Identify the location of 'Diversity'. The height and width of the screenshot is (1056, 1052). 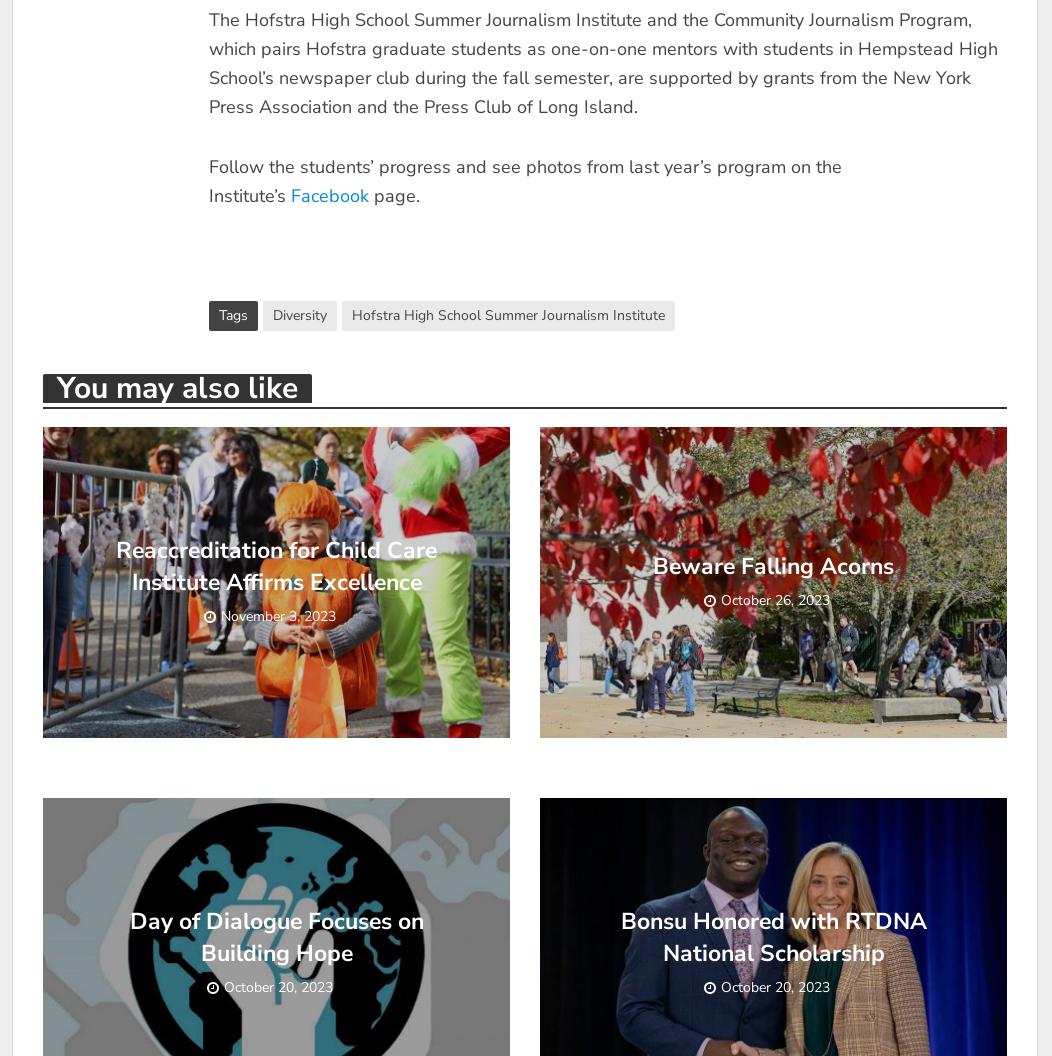
(298, 315).